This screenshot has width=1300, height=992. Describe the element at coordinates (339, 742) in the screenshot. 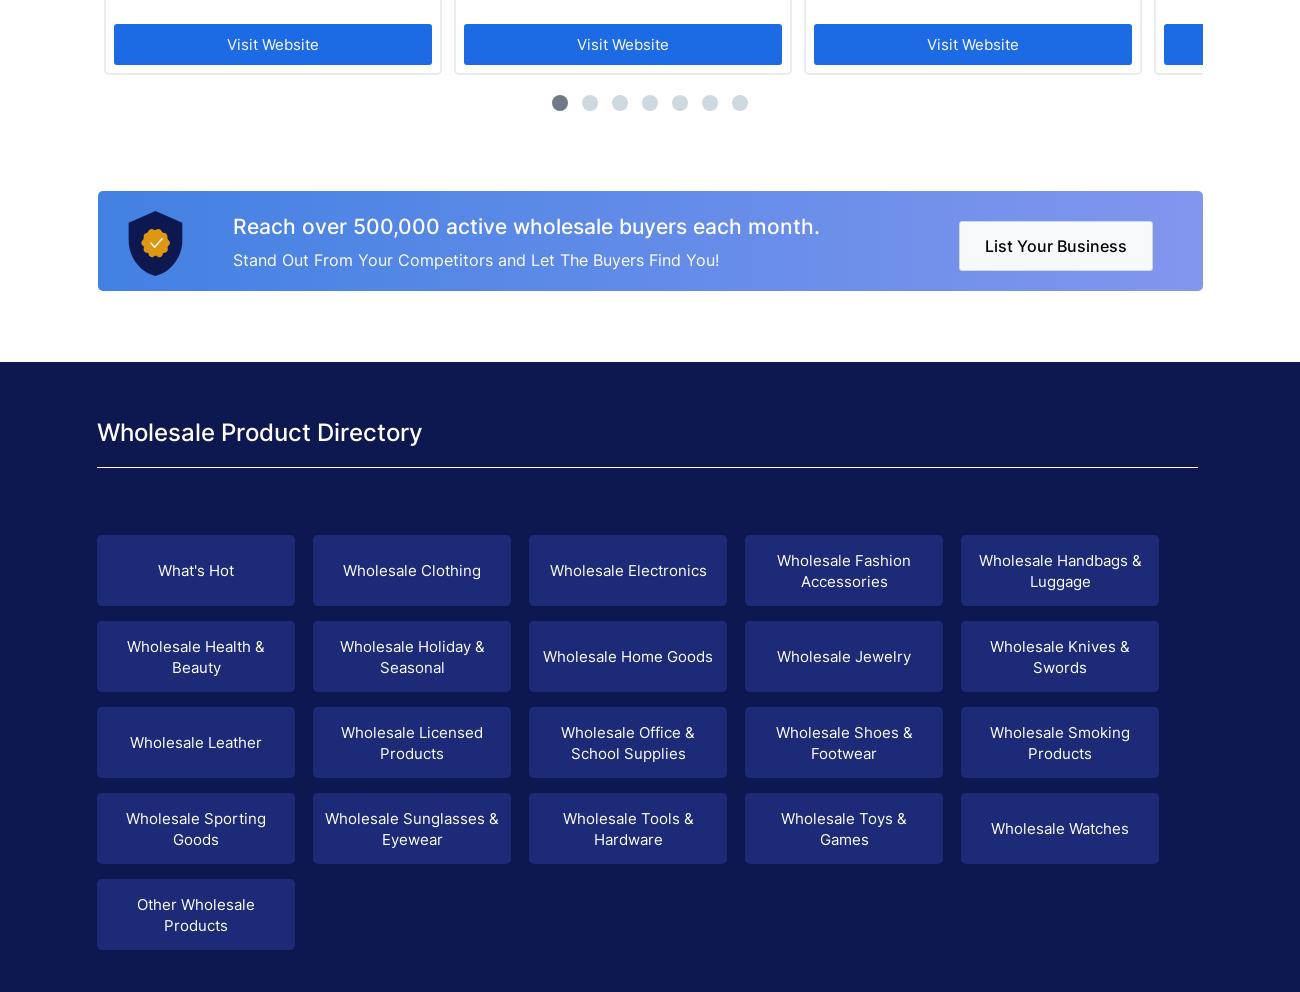

I see `'Wholesale Licensed Products'` at that location.